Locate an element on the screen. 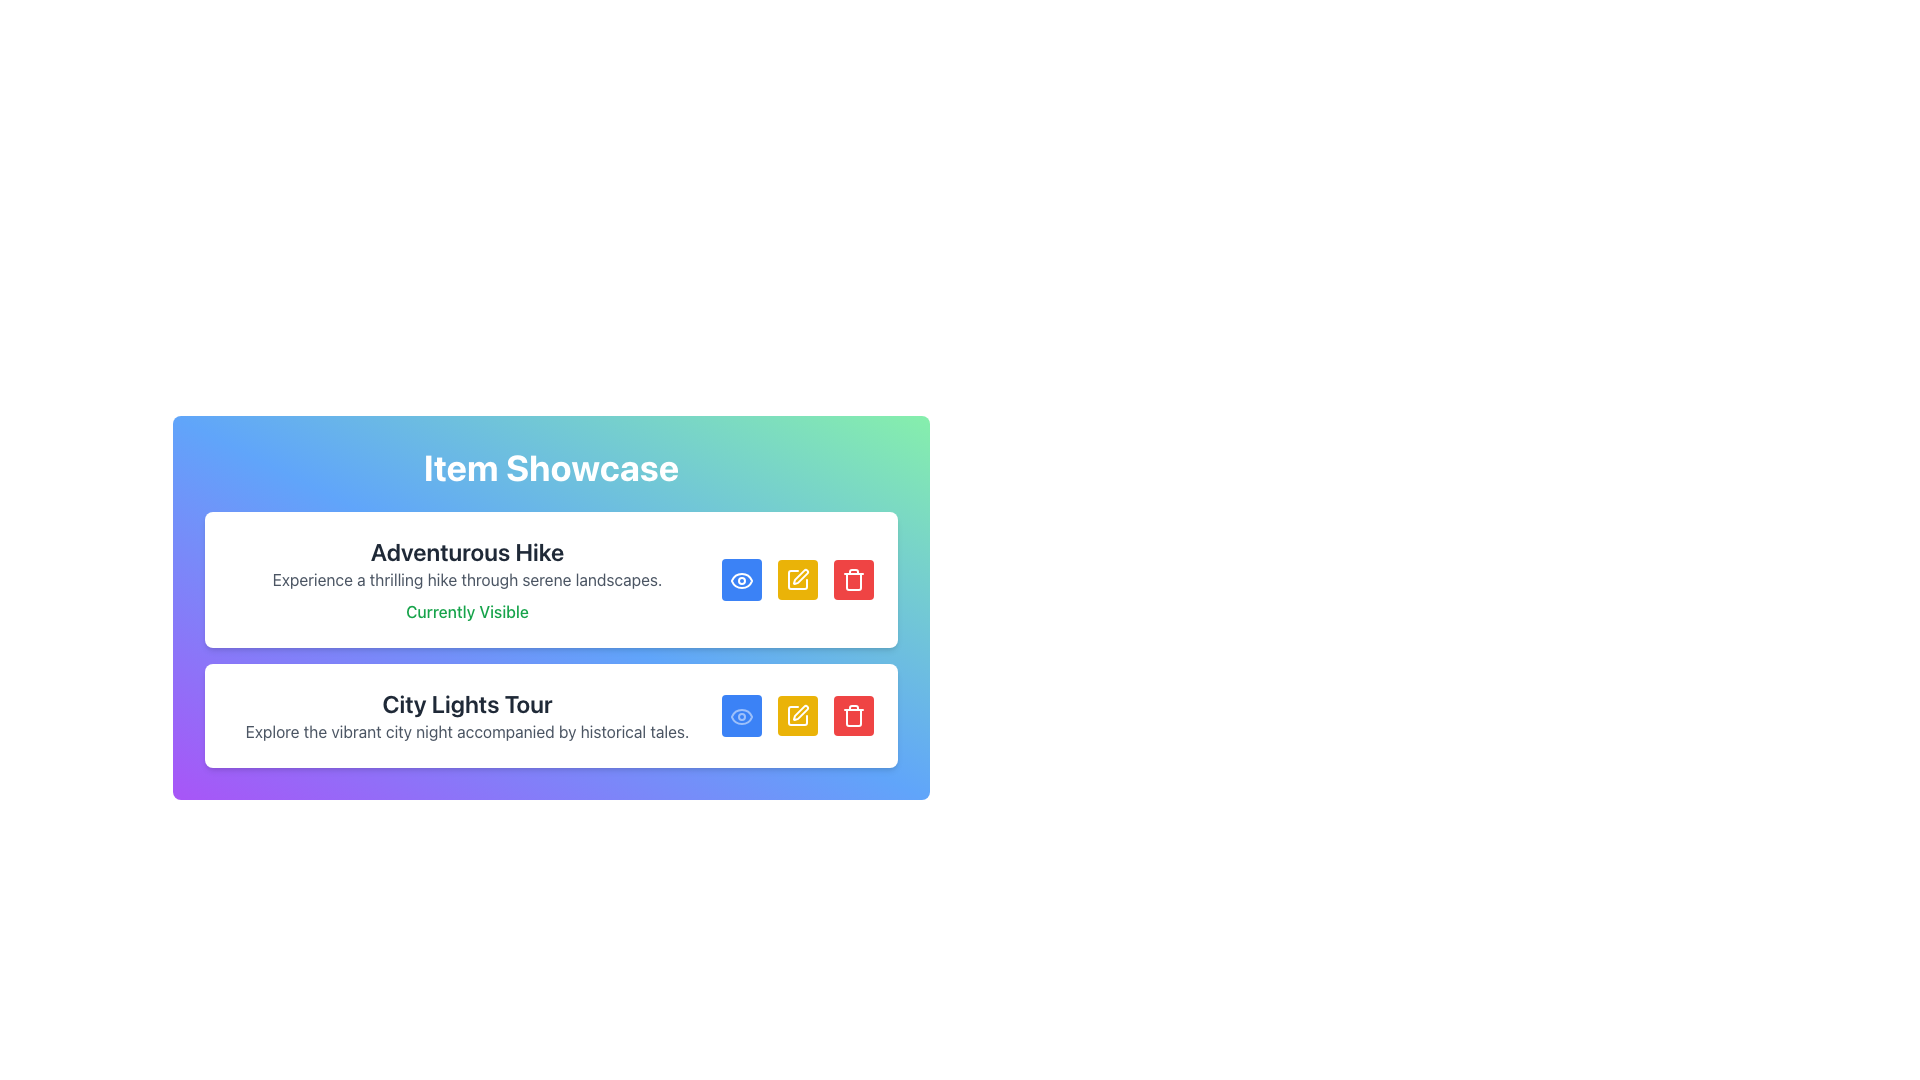 The width and height of the screenshot is (1920, 1080). the eye icon located to the right of the 'City Lights Tour' descriptor panel is located at coordinates (741, 579).